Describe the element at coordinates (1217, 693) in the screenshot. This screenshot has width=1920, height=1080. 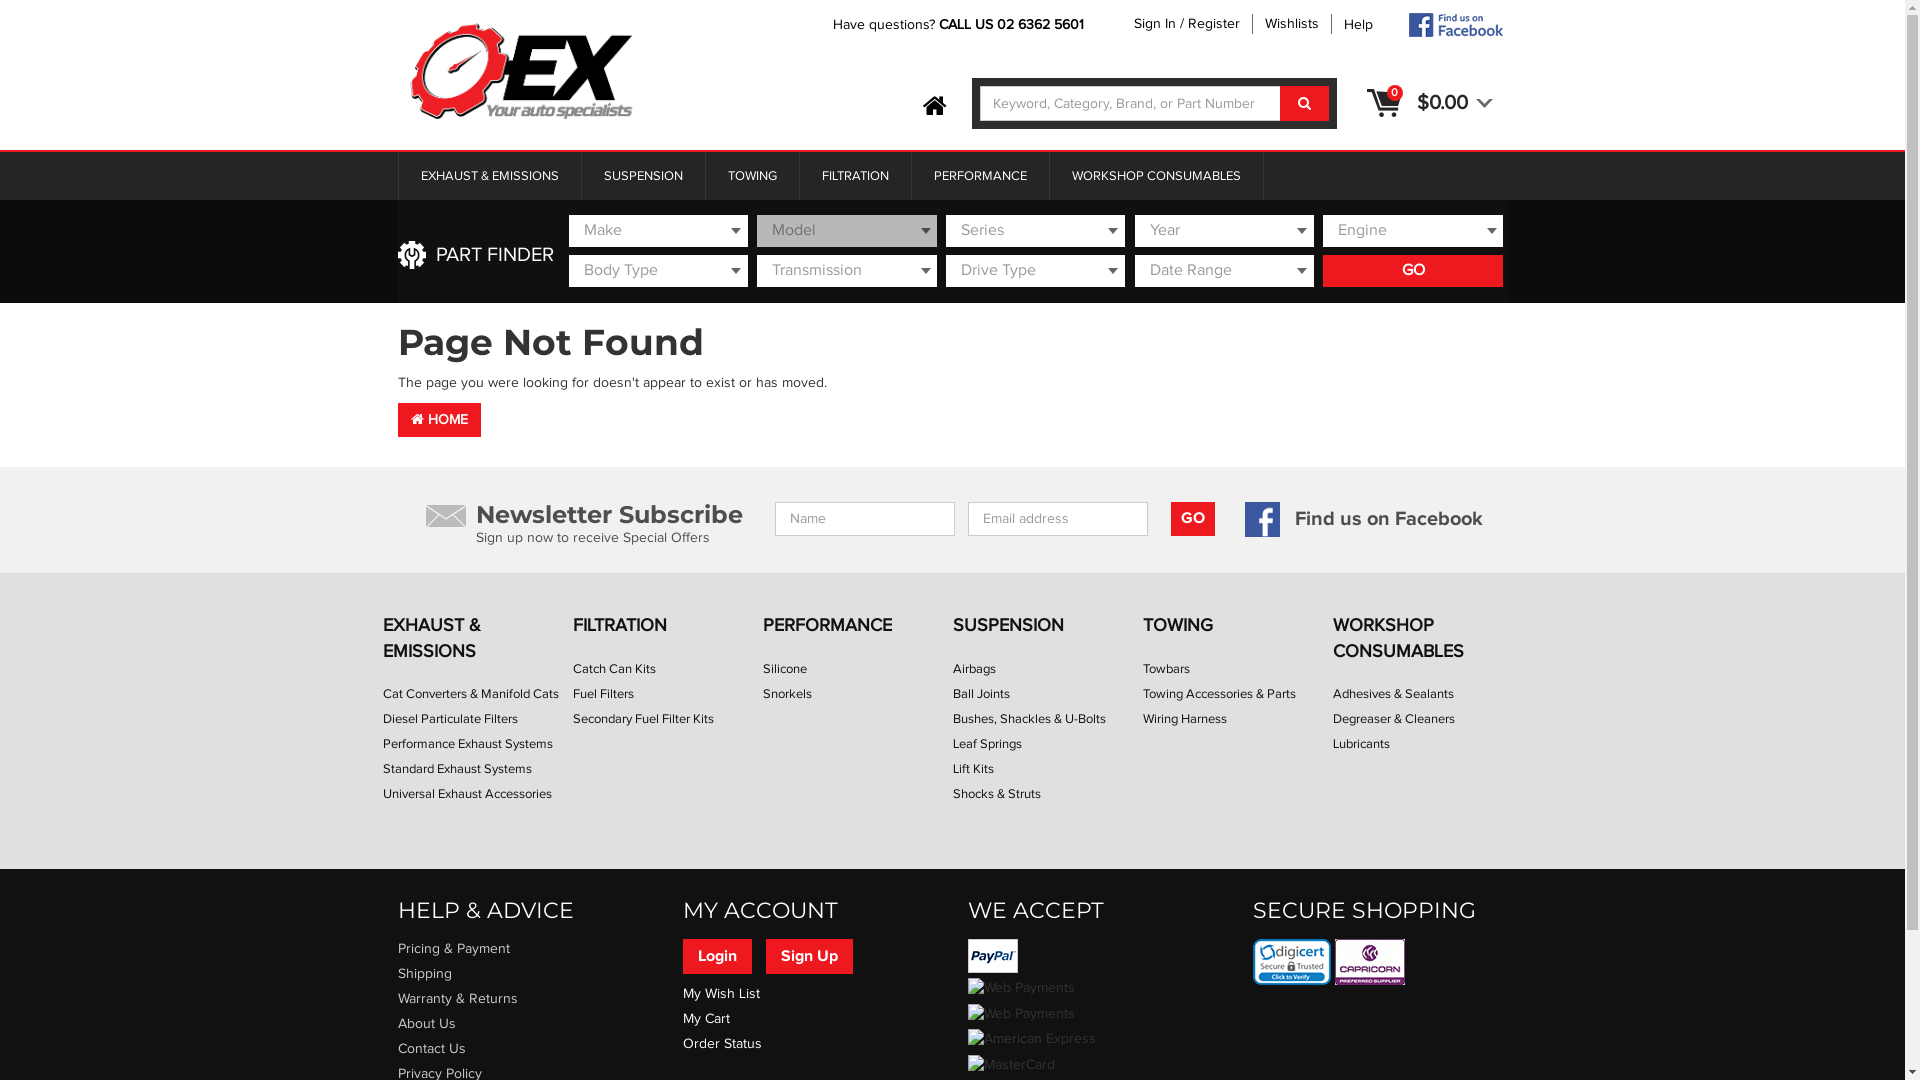
I see `'Towing Accessories & Parts'` at that location.